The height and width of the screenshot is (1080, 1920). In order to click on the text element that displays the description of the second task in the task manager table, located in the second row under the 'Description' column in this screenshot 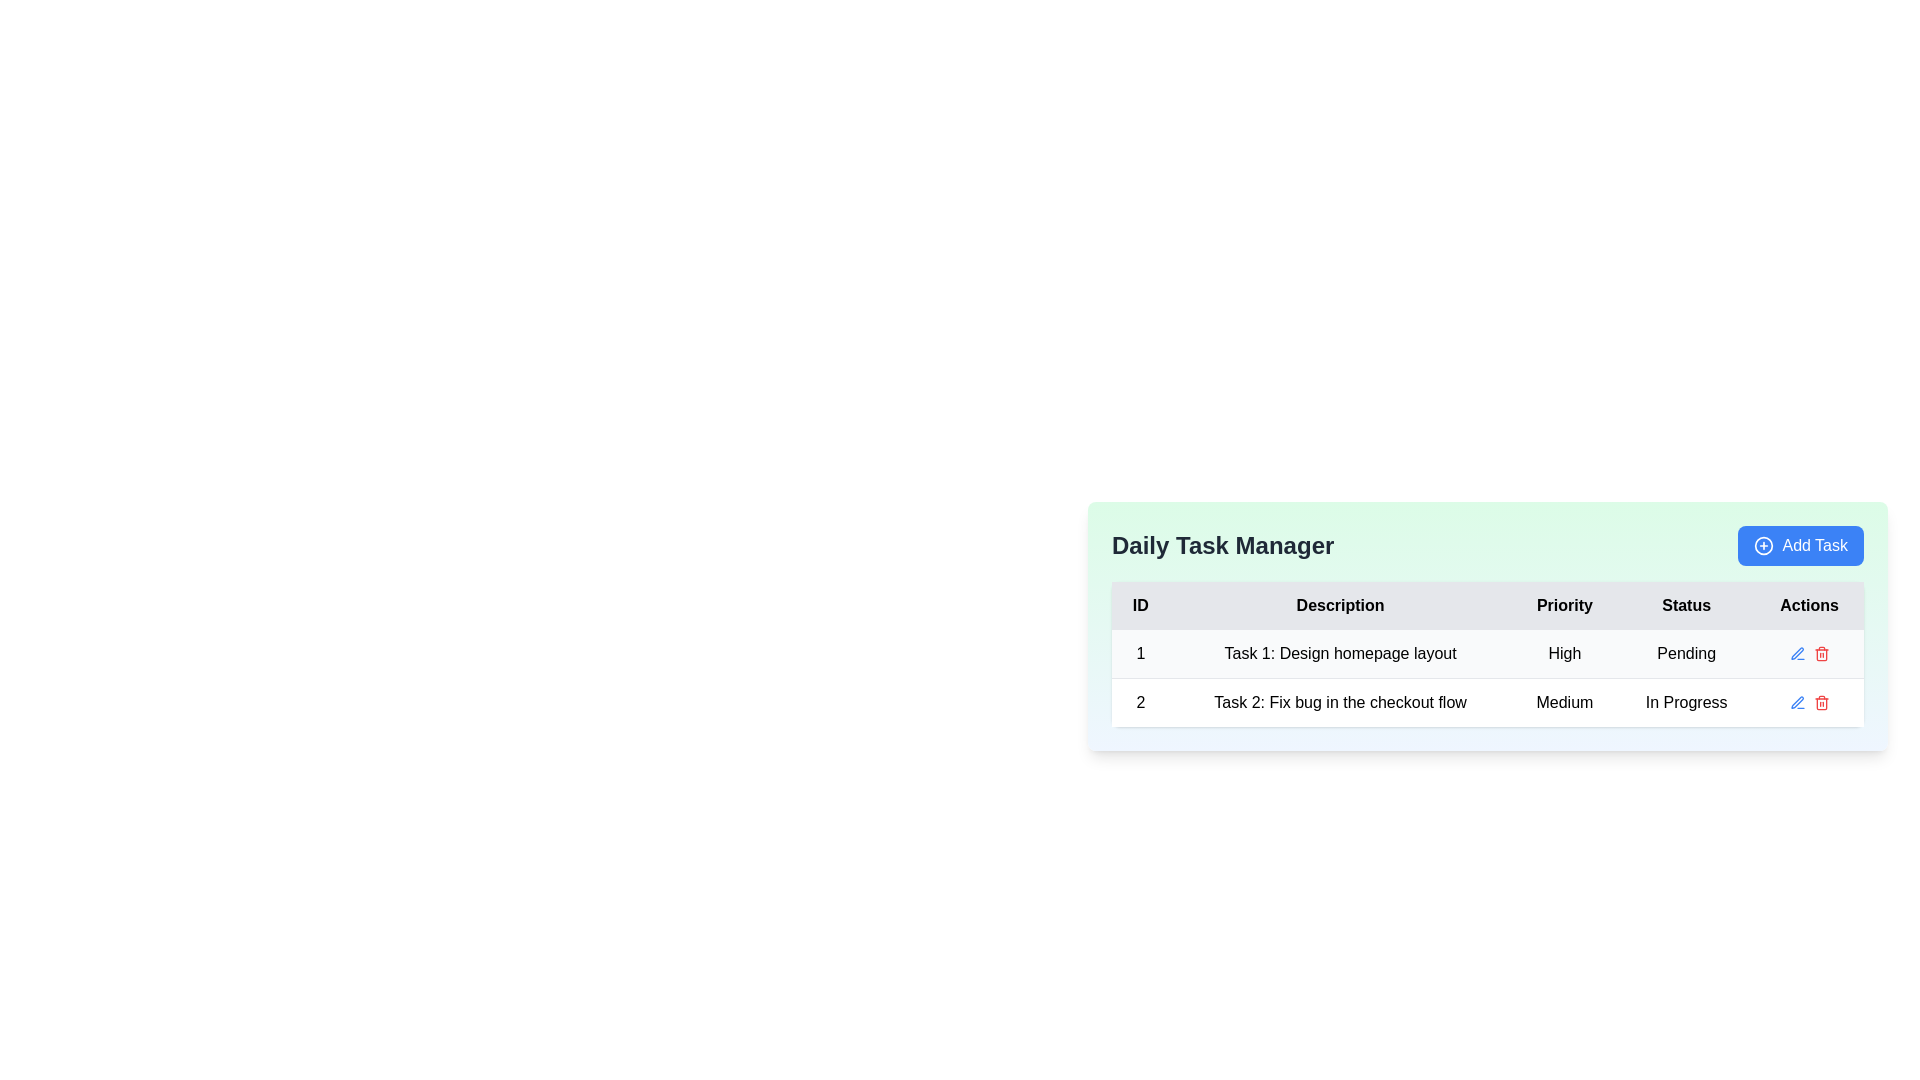, I will do `click(1340, 701)`.